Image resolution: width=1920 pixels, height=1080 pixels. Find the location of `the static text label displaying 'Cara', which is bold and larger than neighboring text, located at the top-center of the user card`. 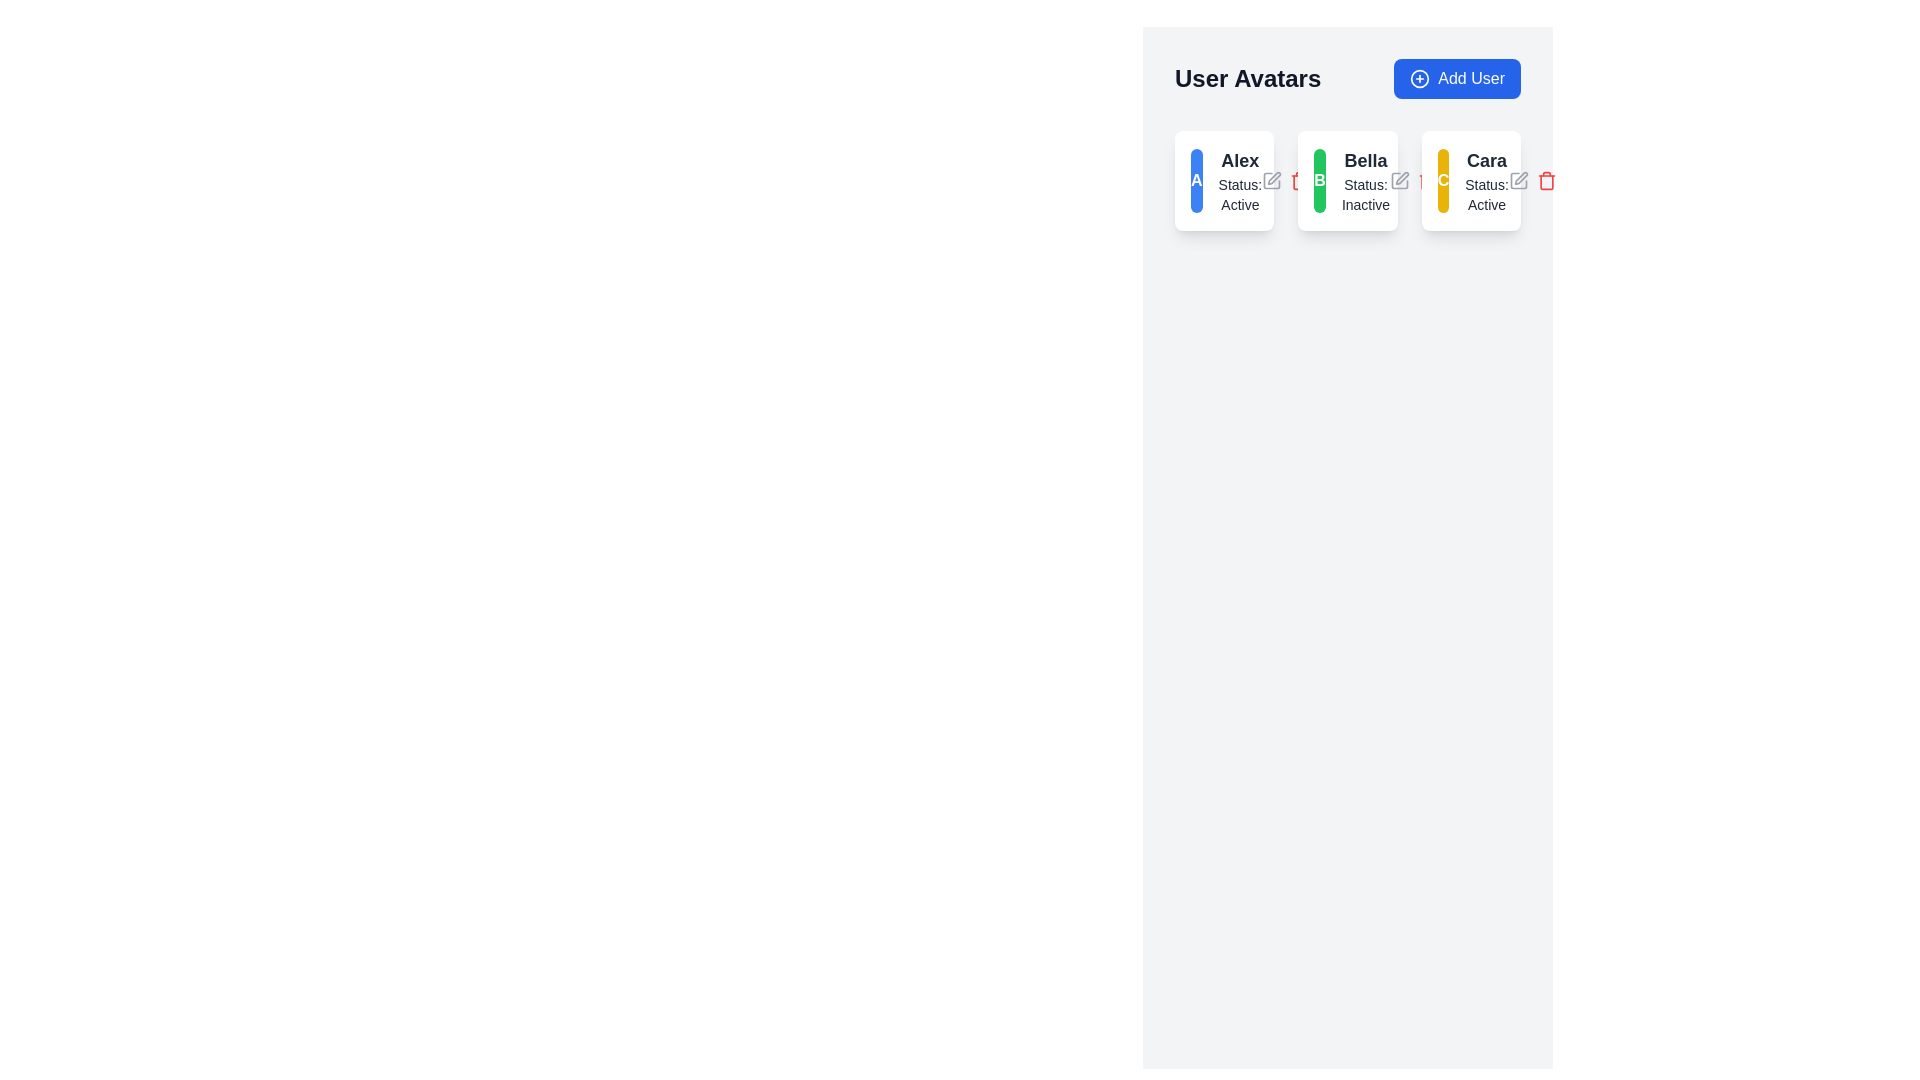

the static text label displaying 'Cara', which is bold and larger than neighboring text, located at the top-center of the user card is located at coordinates (1487, 160).